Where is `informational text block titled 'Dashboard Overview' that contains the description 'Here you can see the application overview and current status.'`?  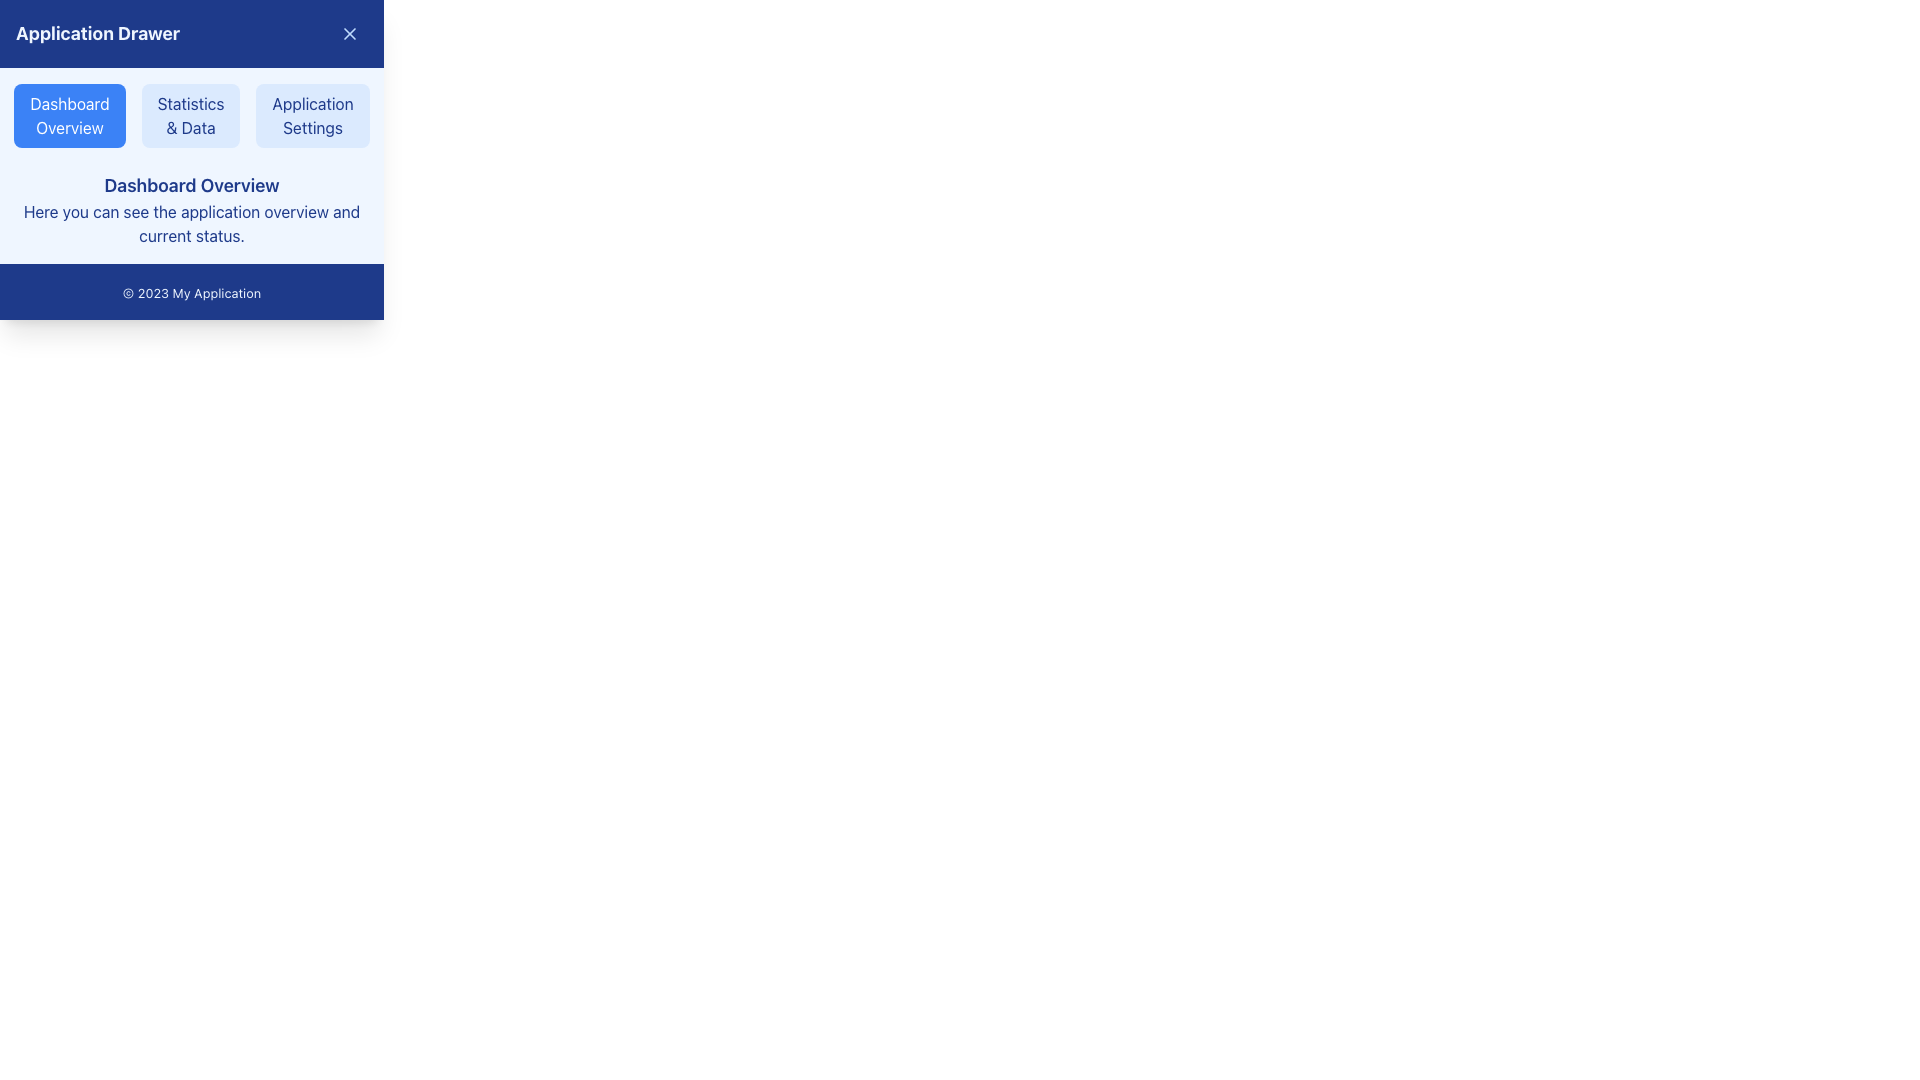 informational text block titled 'Dashboard Overview' that contains the description 'Here you can see the application overview and current status.' is located at coordinates (192, 209).